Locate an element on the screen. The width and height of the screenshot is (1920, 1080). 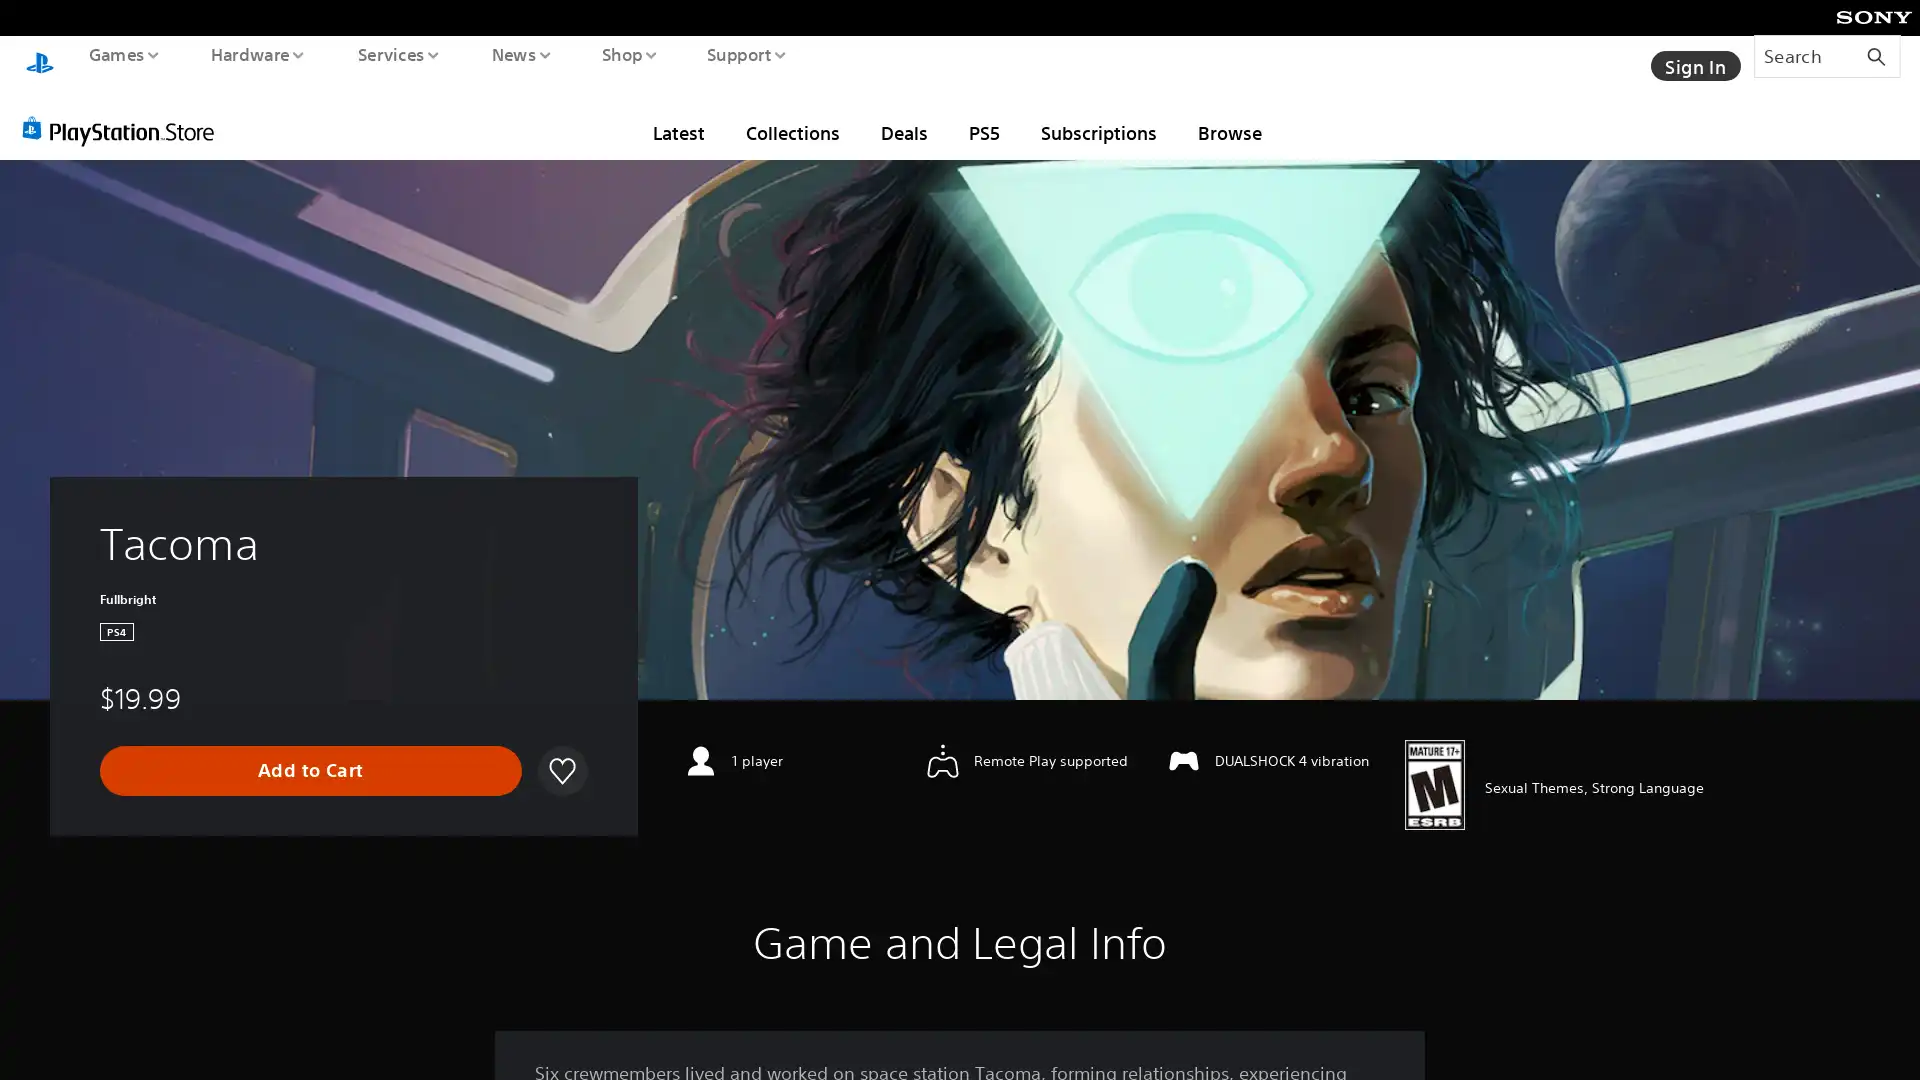
Add to Cart is located at coordinates (309, 752).